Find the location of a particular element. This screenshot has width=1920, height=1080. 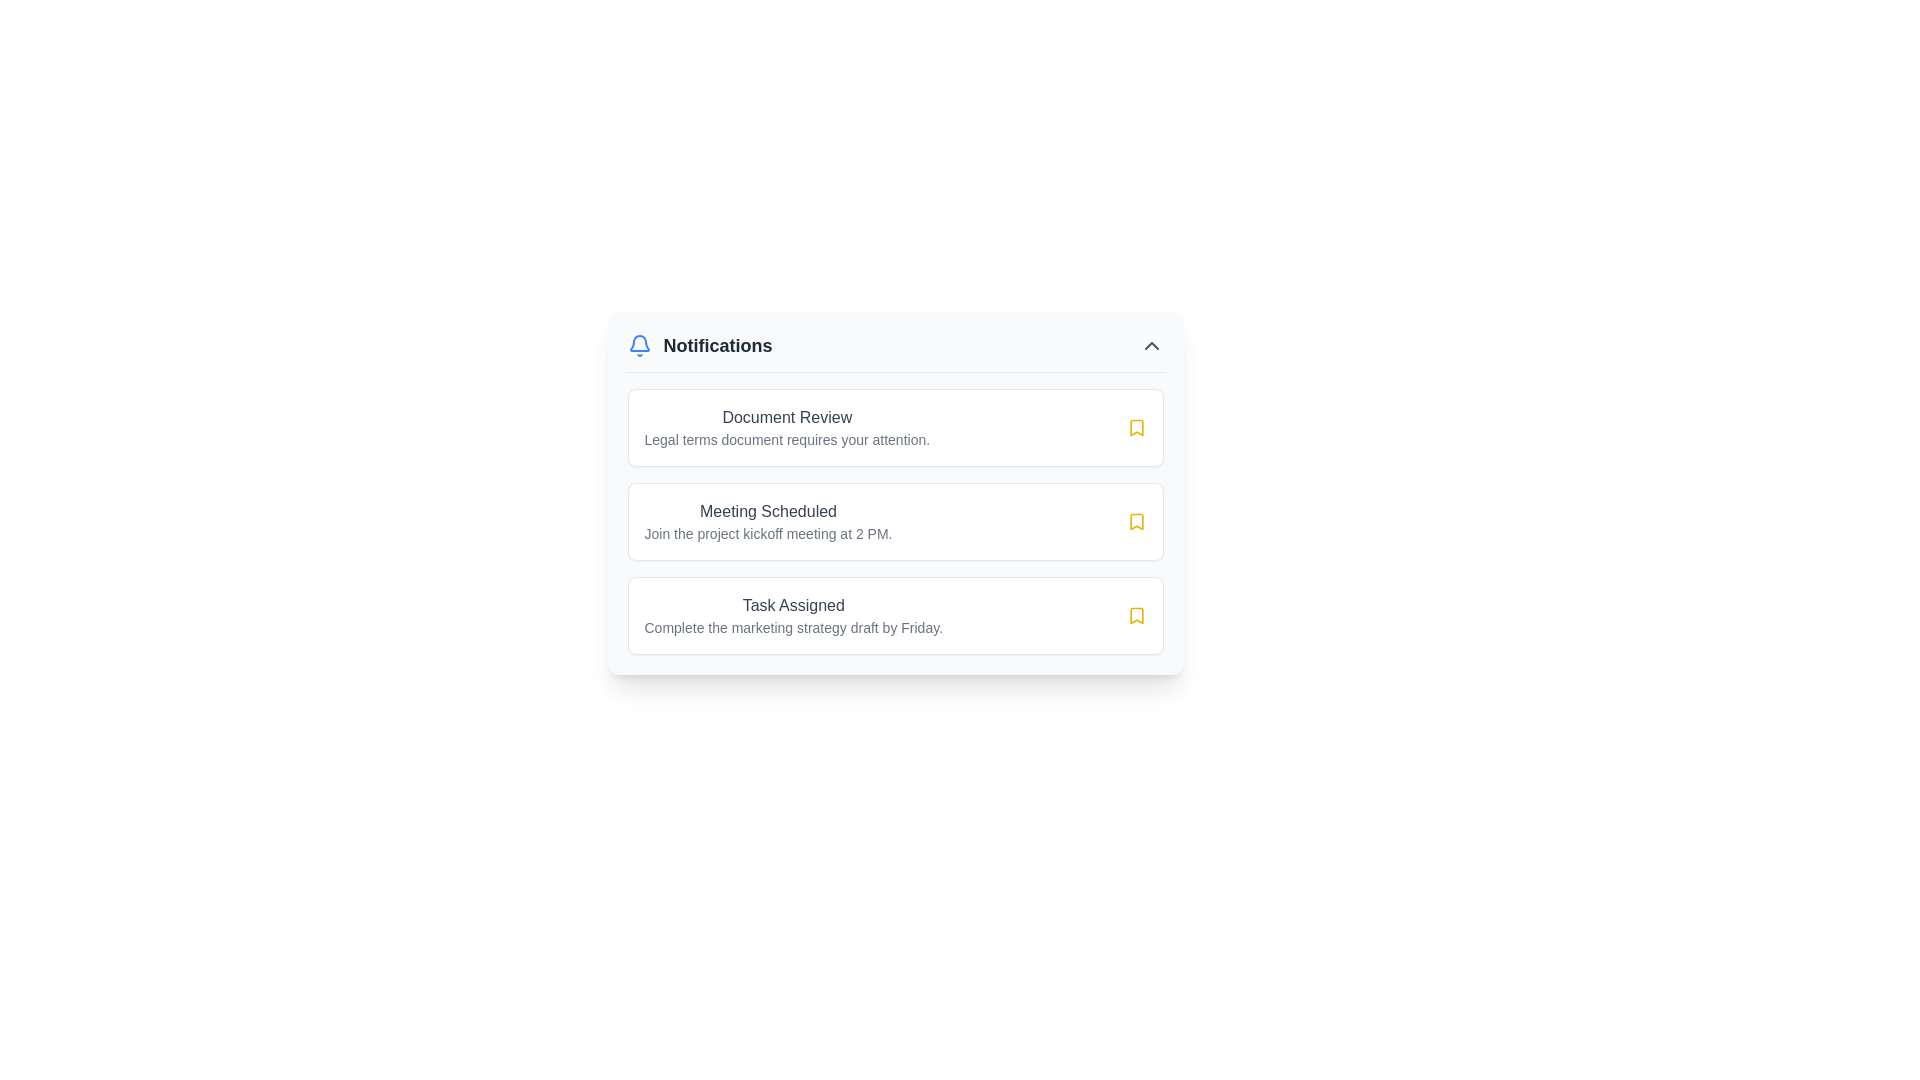

the title text of the notification item located at the top-center of the notification panel, which summarizes the notification content is located at coordinates (786, 416).